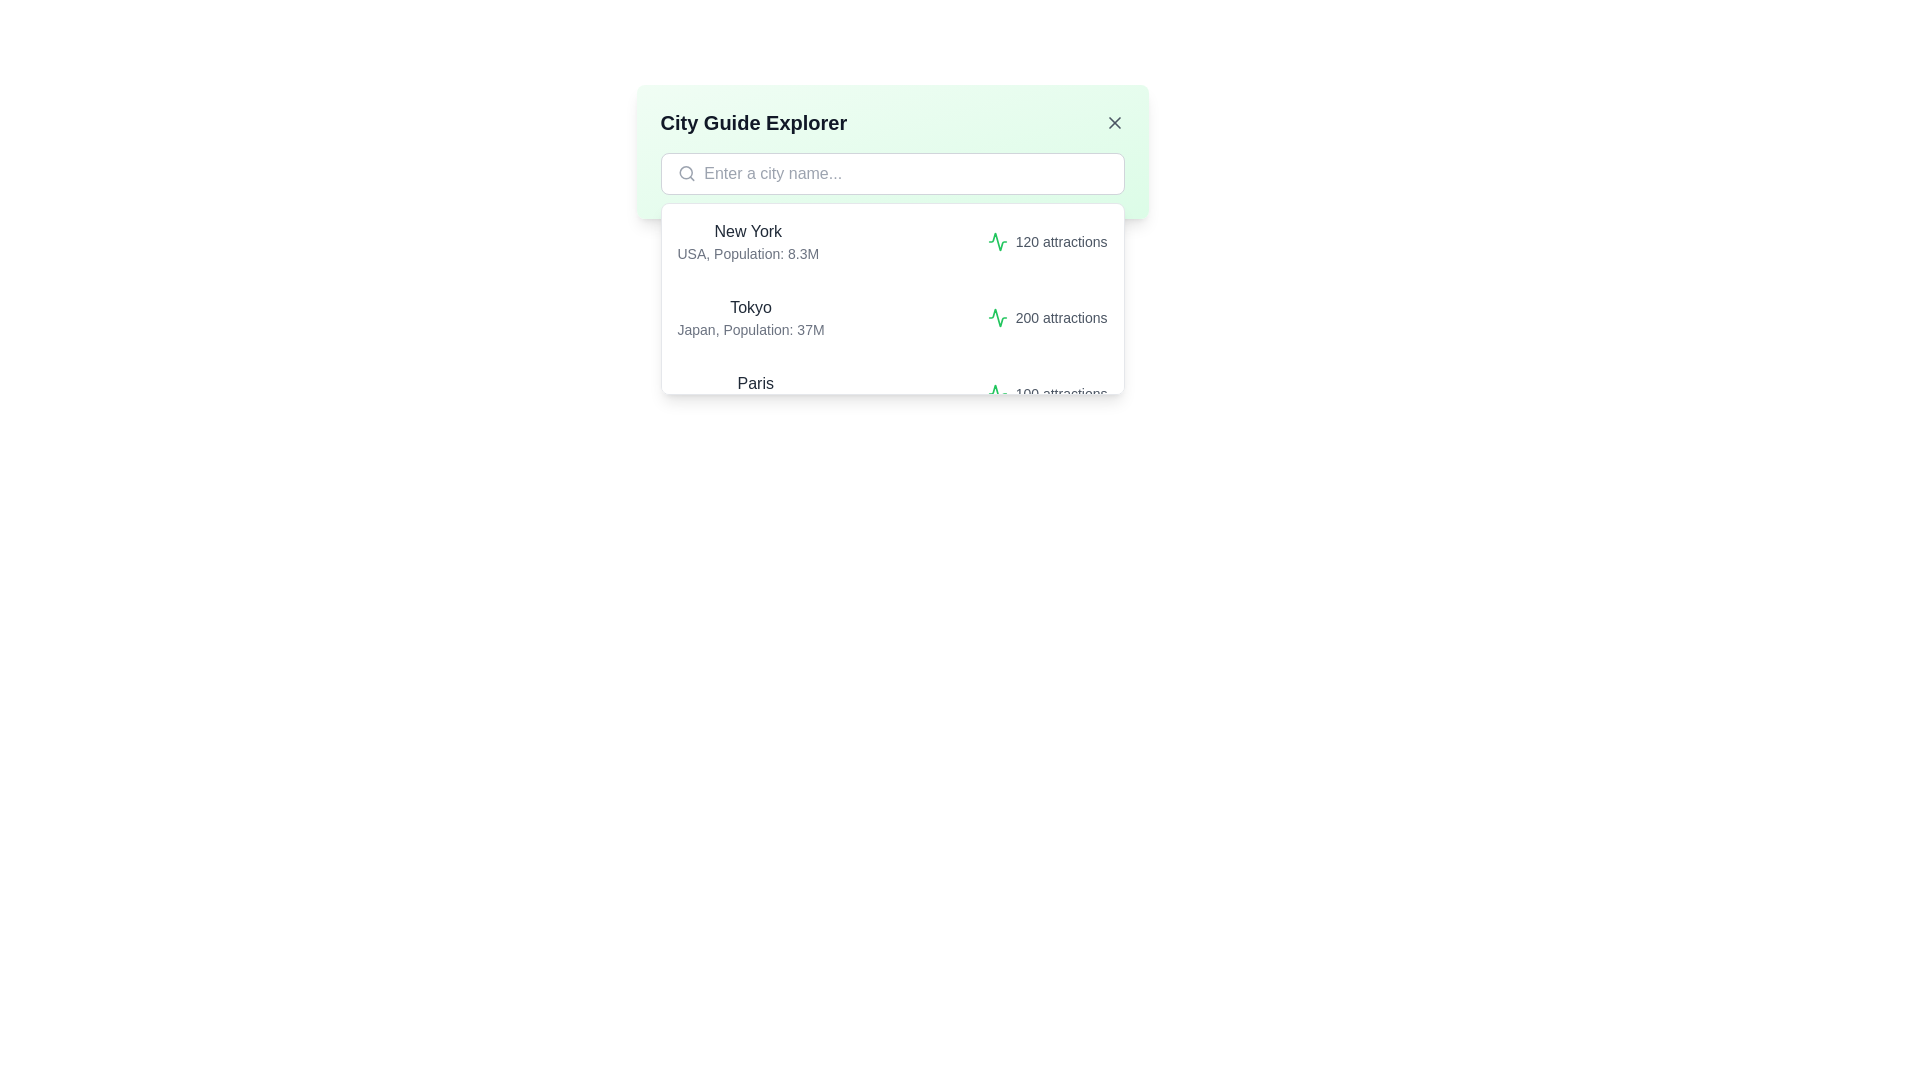  I want to click on the text label 'City Guide Explorer' which is positioned at the top of a light green card layout, so click(752, 123).